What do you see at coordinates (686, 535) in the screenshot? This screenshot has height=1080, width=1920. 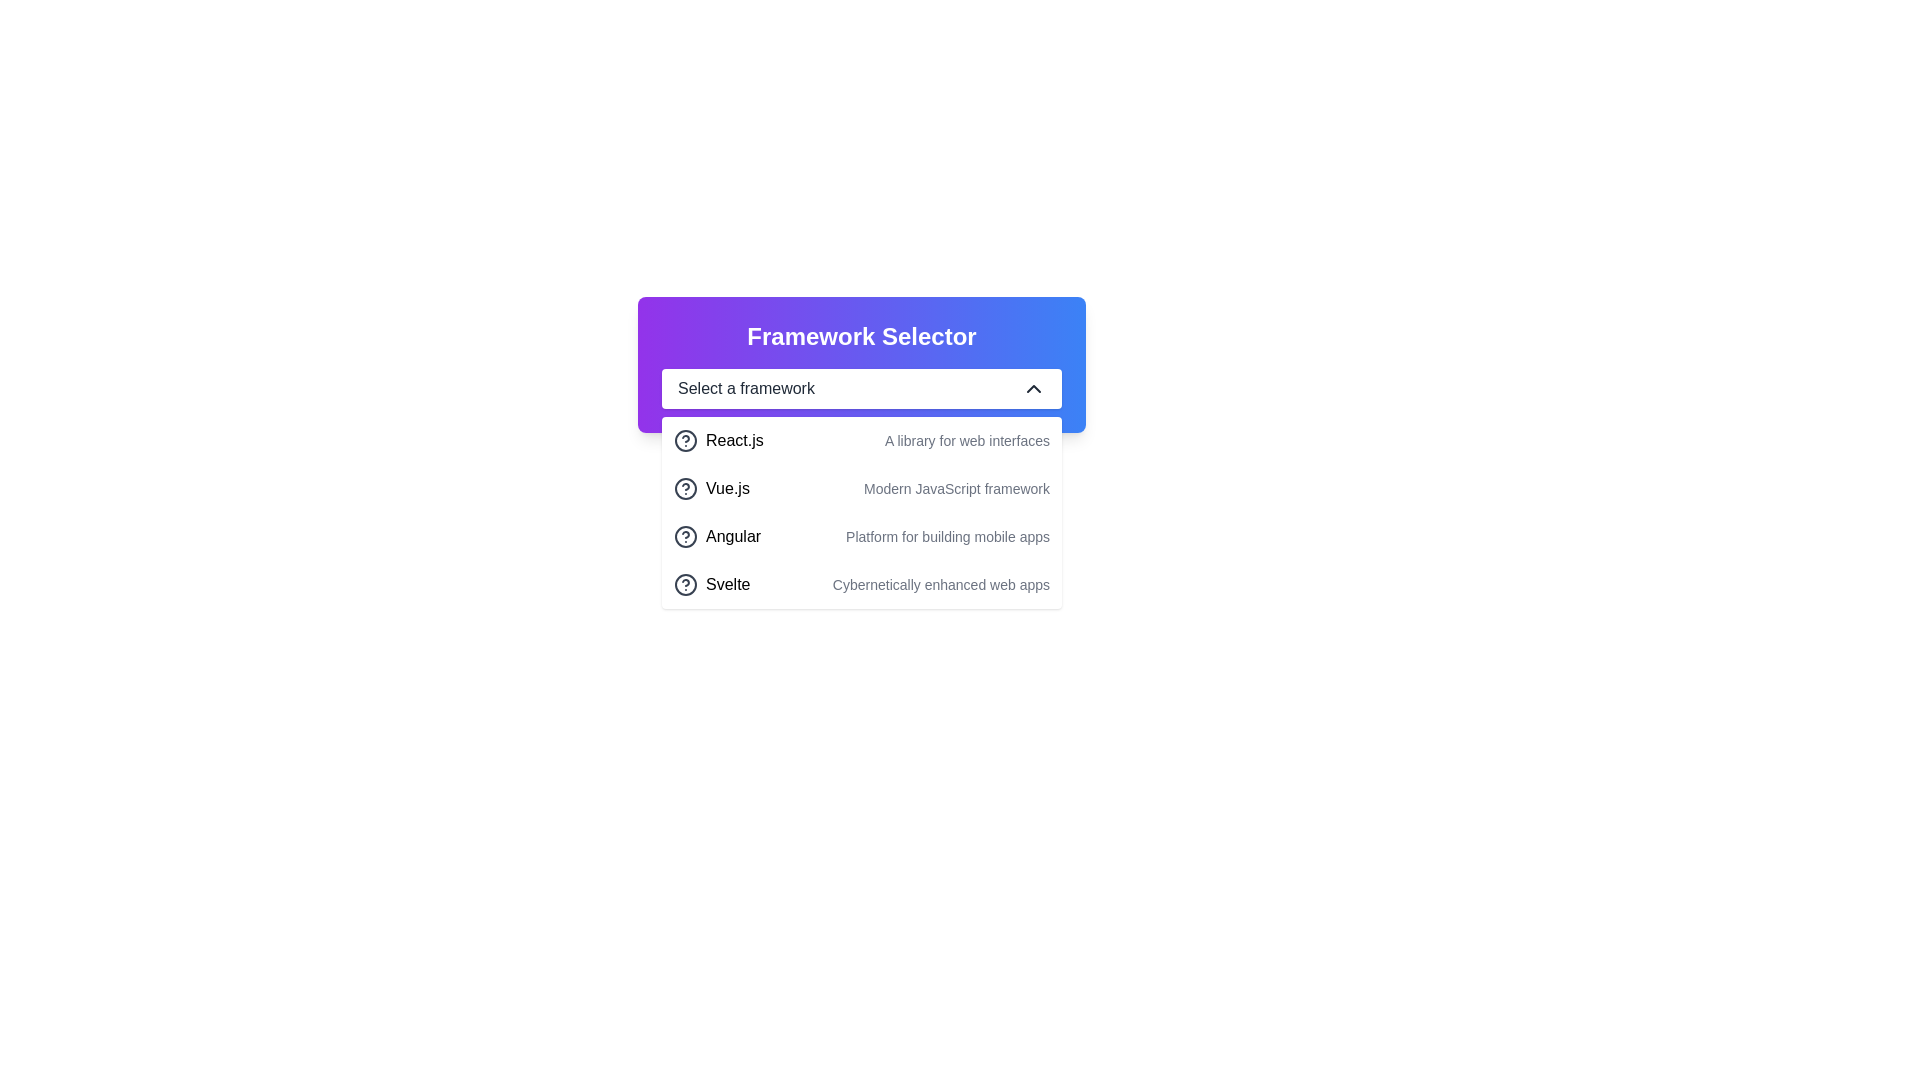 I see `the circular graphical component that is located inside the question mark icon to the left of the item labeled 'Angular' in the framework selection dropdown` at bounding box center [686, 535].